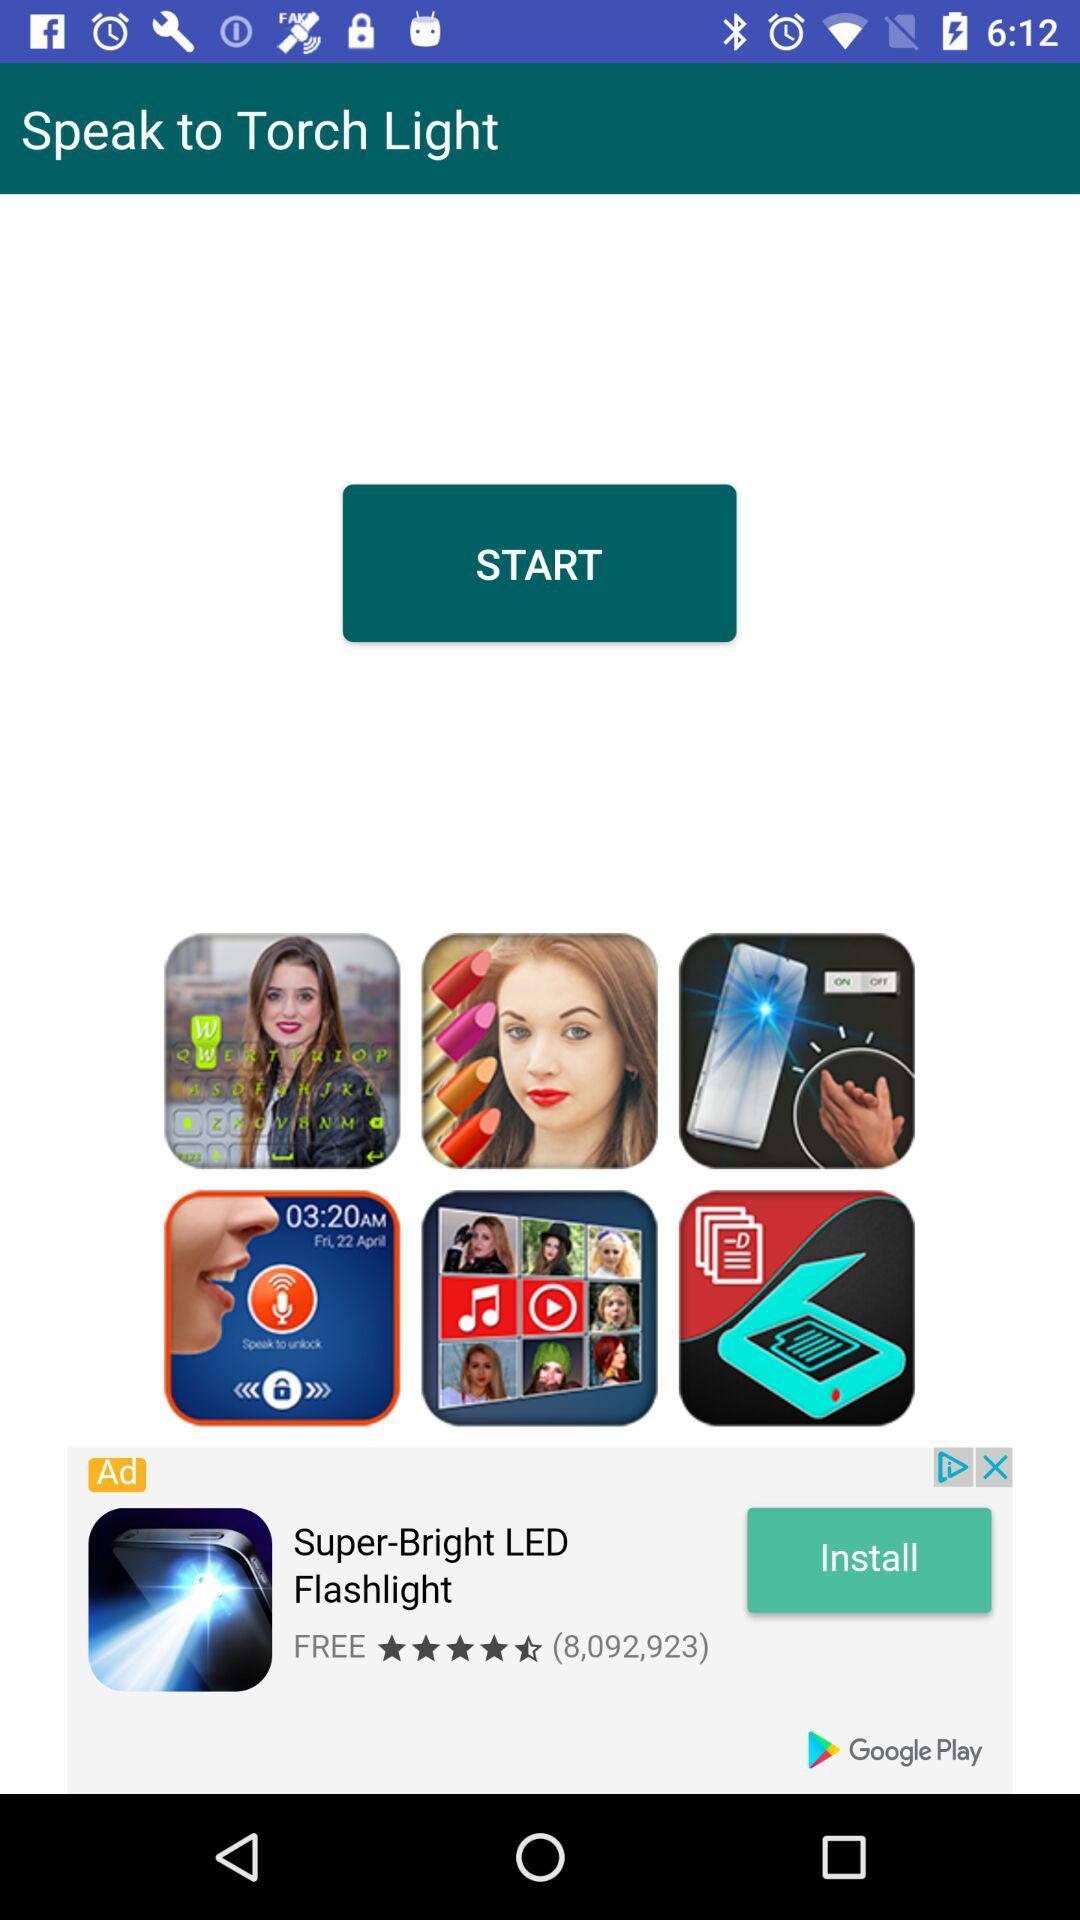 This screenshot has height=1920, width=1080. I want to click on click the page add, so click(540, 1620).